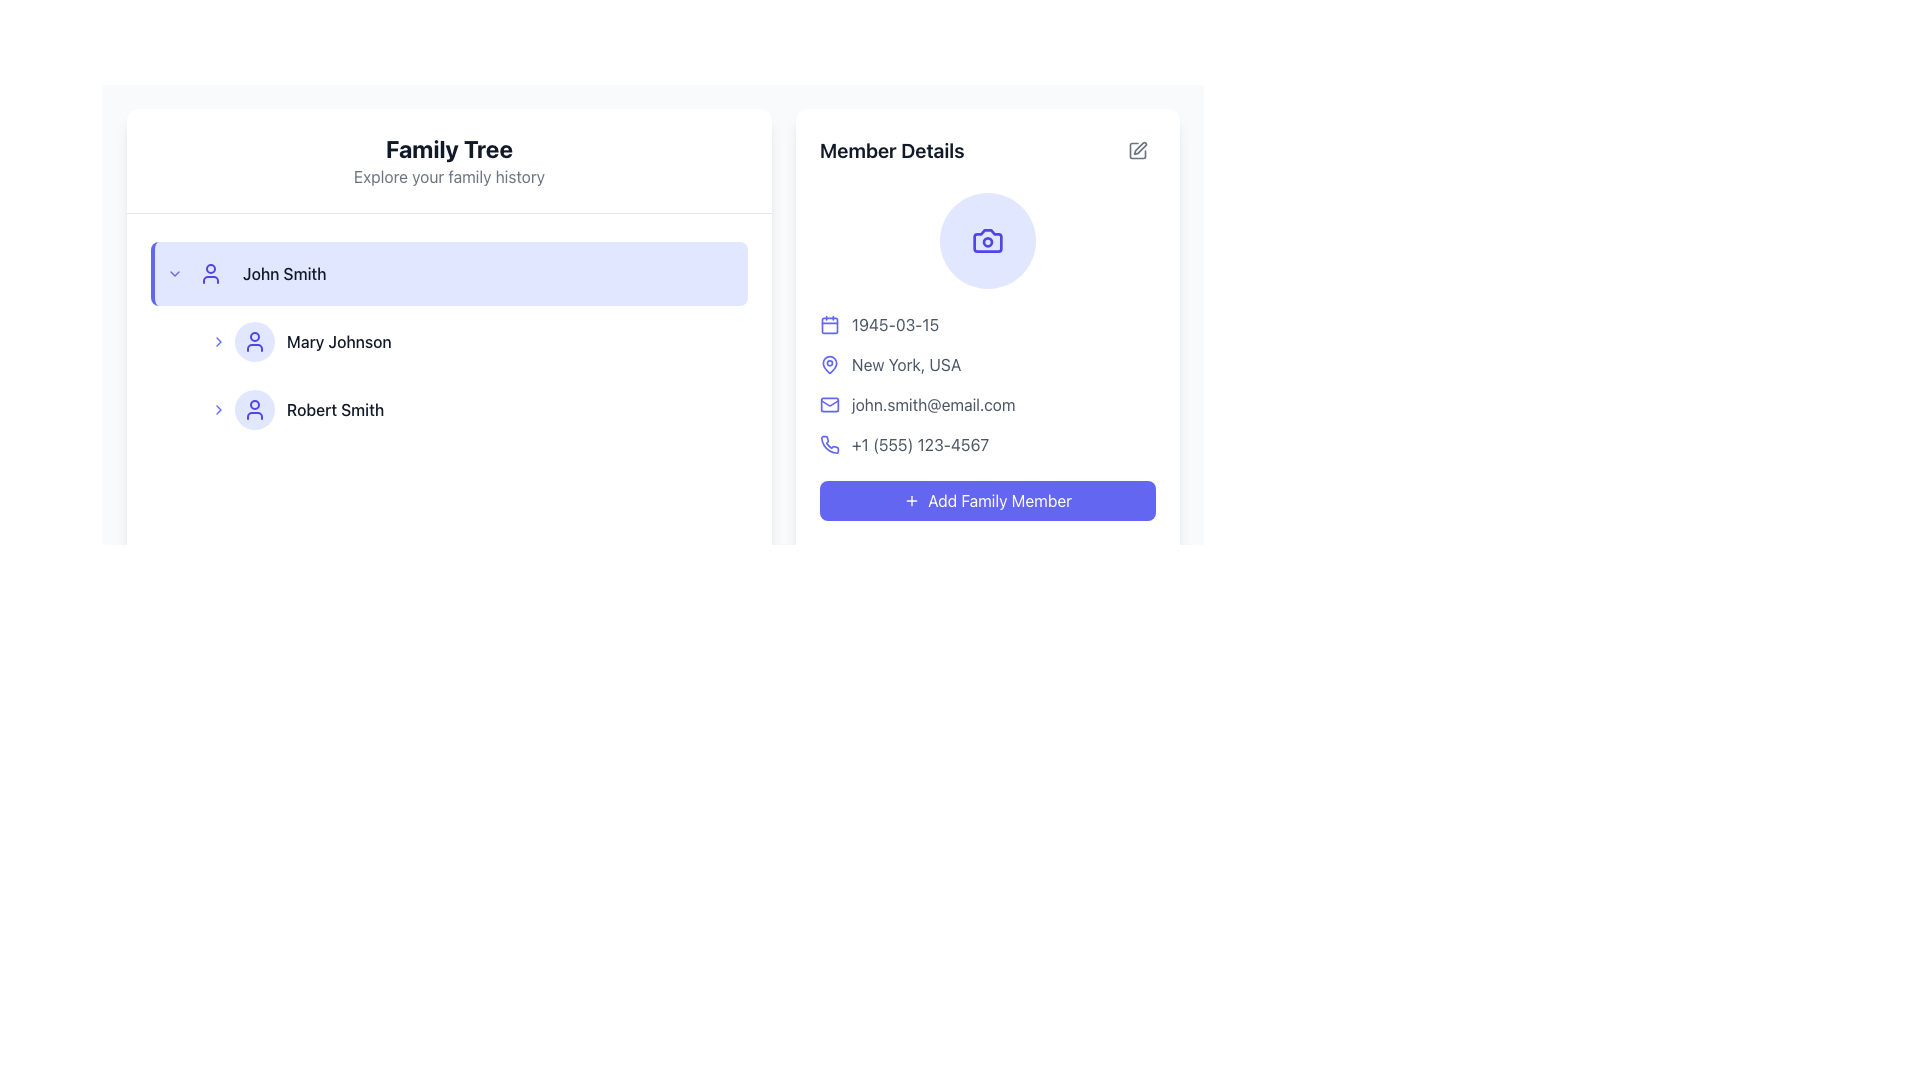  Describe the element at coordinates (830, 405) in the screenshot. I see `the email information icon located in the member details section, positioned to the left of the email text 'john.smith@email.com'` at that location.